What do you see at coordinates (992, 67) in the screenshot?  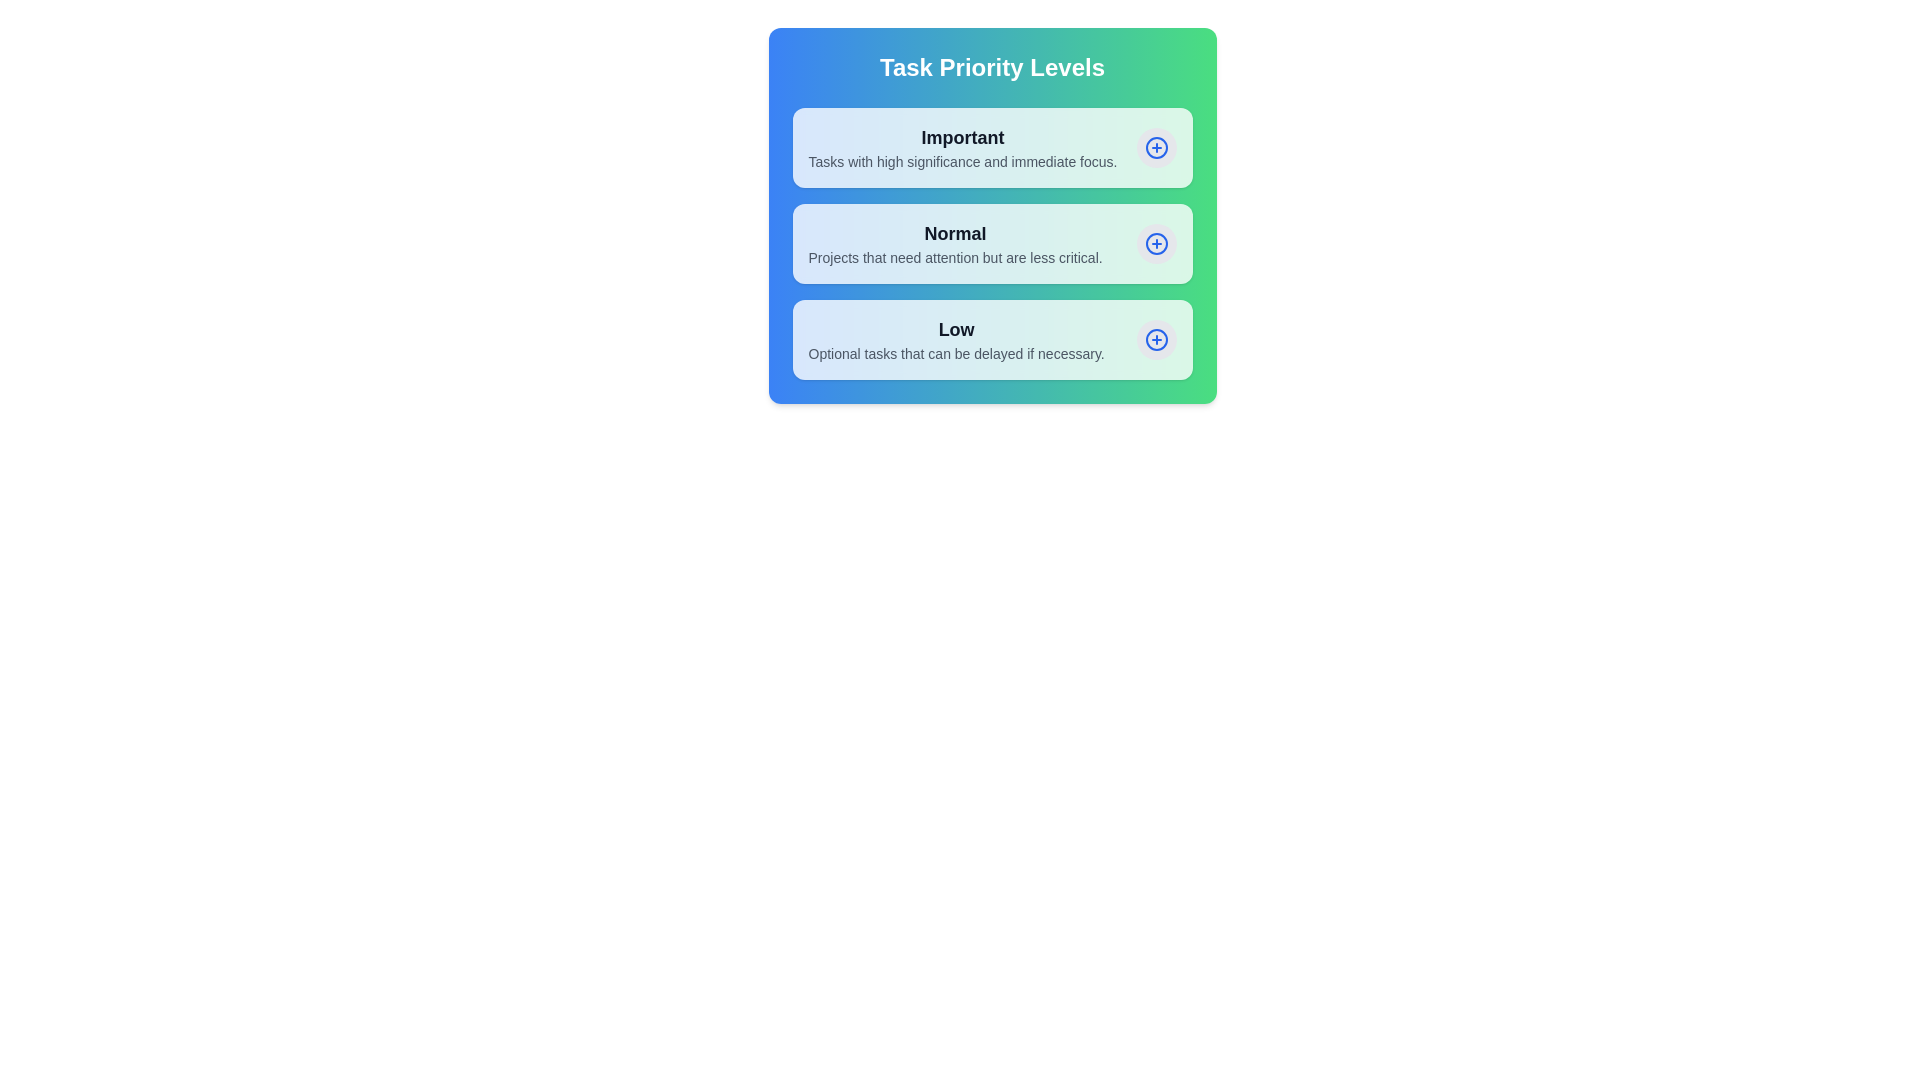 I see `the prominent title element displaying 'Task Priority Levels' in large, bold, white font, located at the top of the header section with a gradient background` at bounding box center [992, 67].